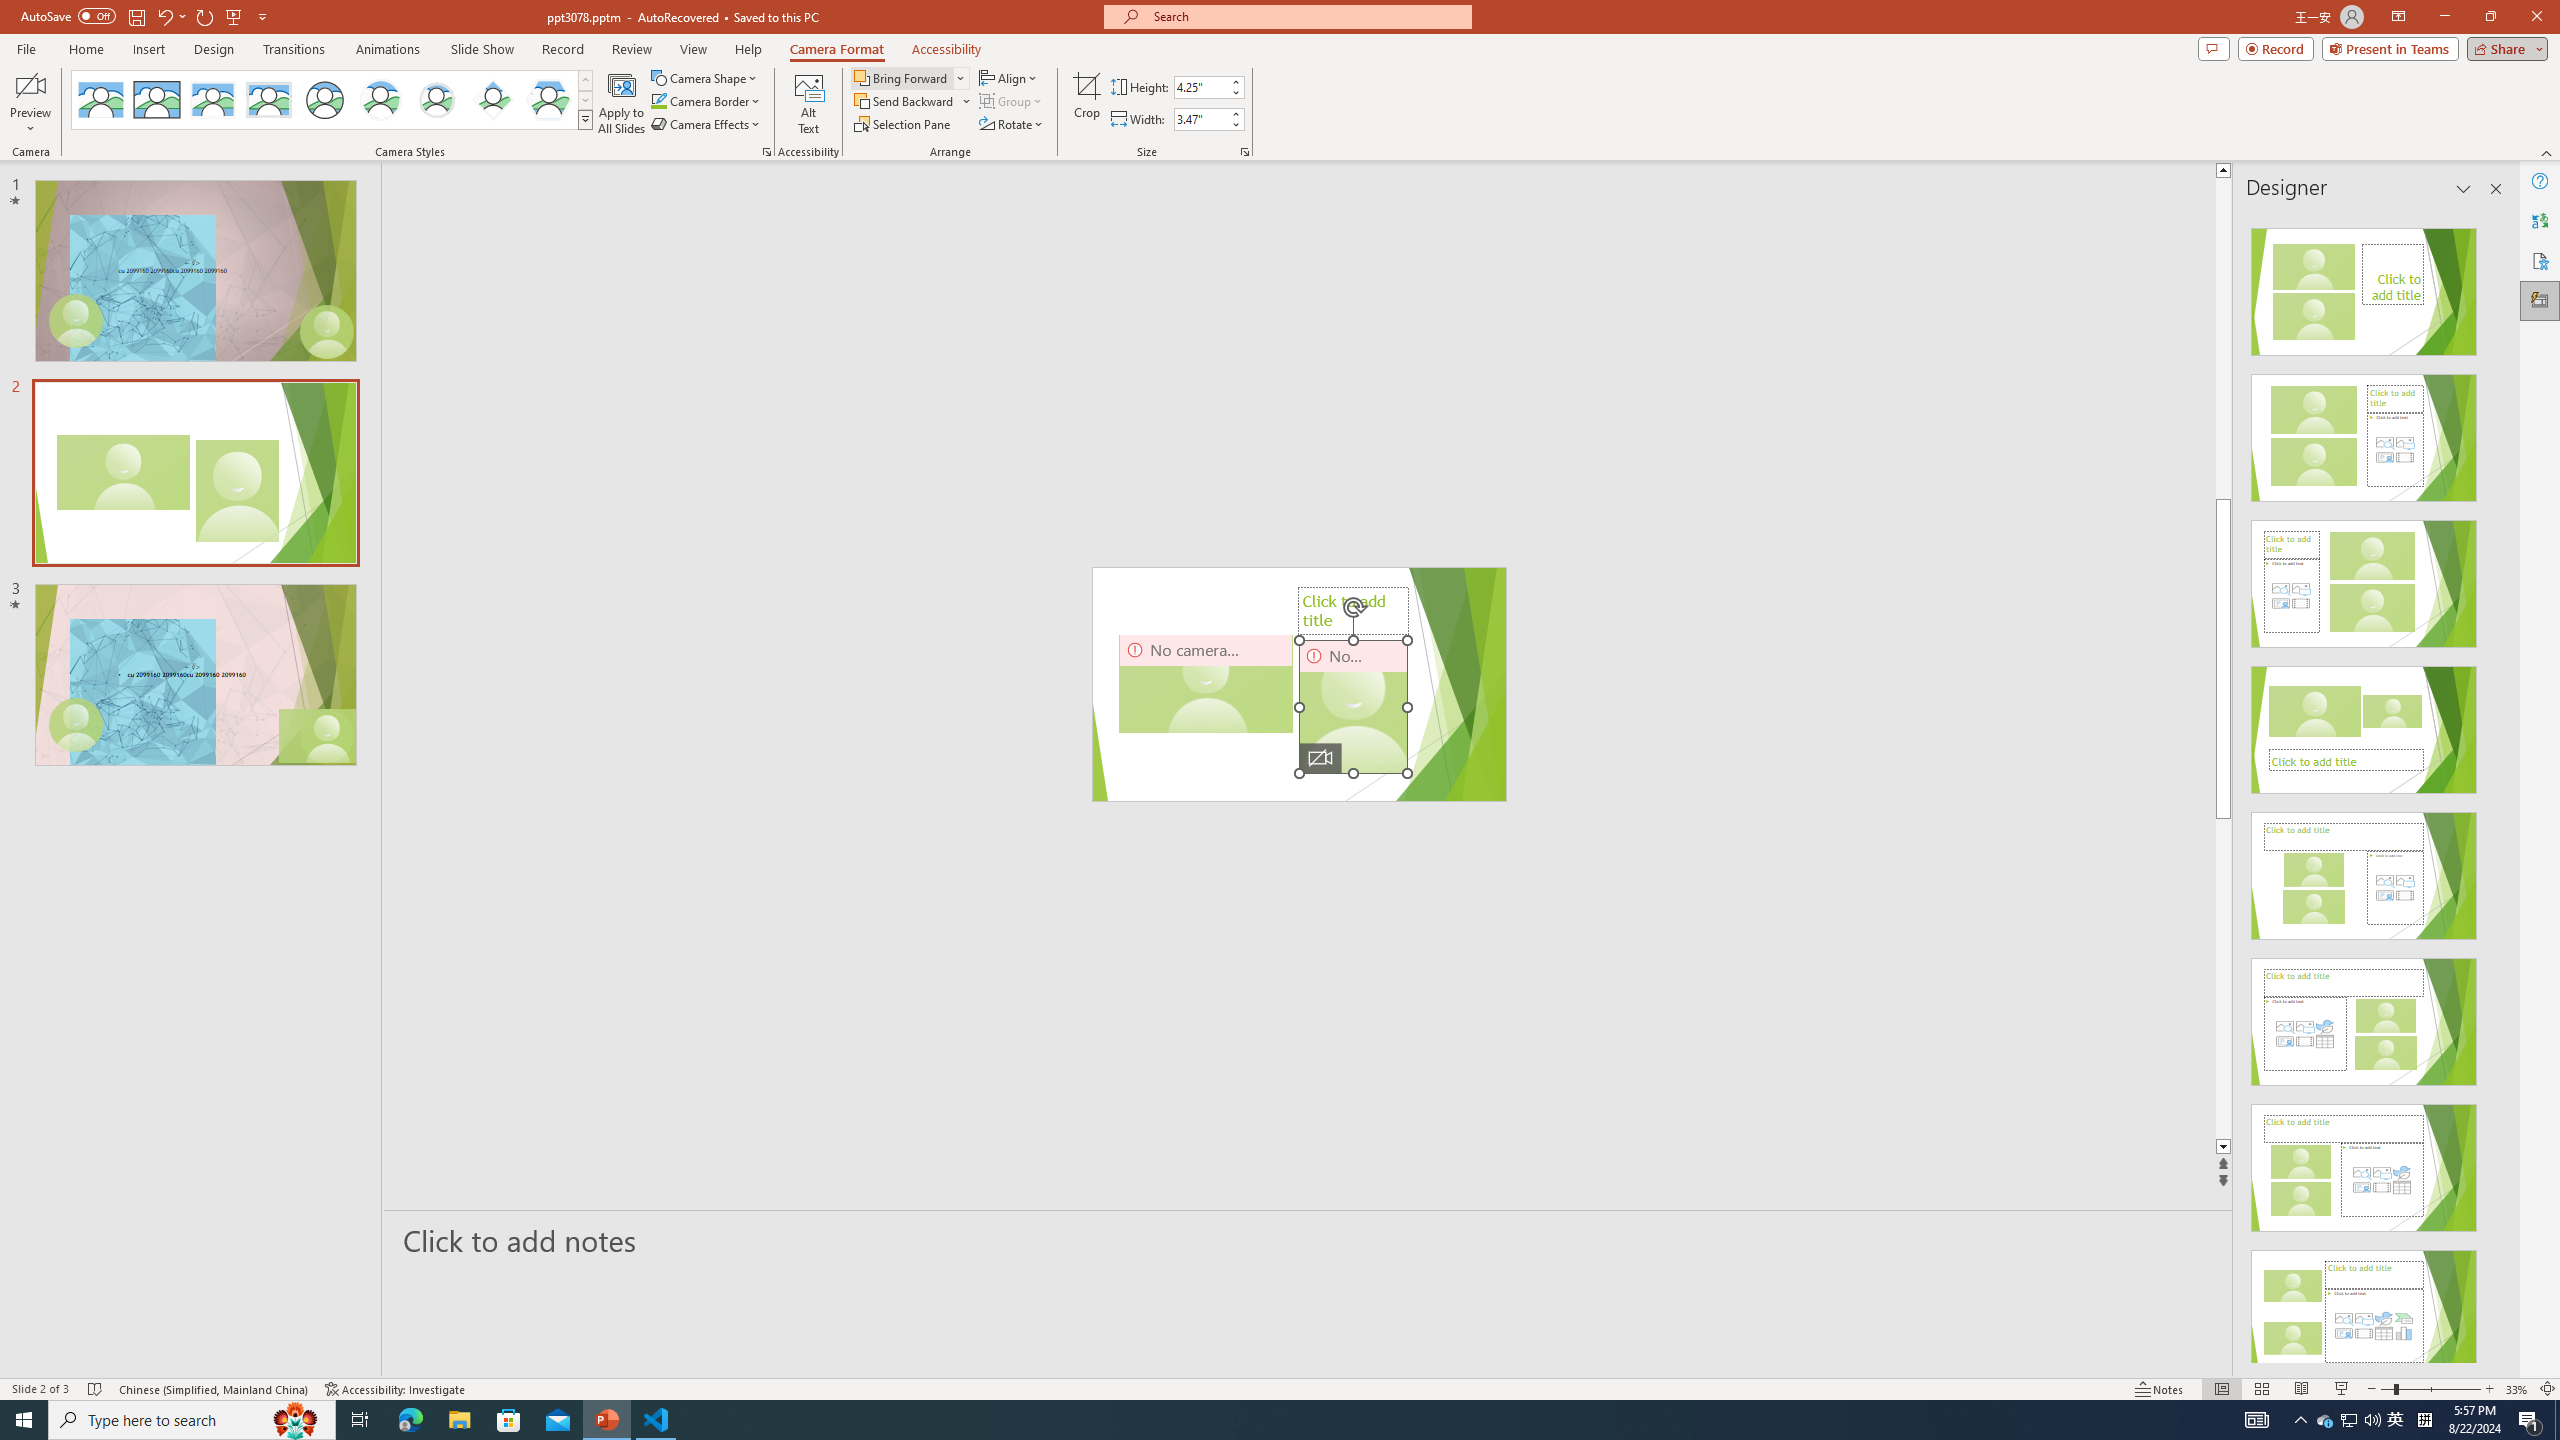  I want to click on 'Size and Position...', so click(1243, 150).